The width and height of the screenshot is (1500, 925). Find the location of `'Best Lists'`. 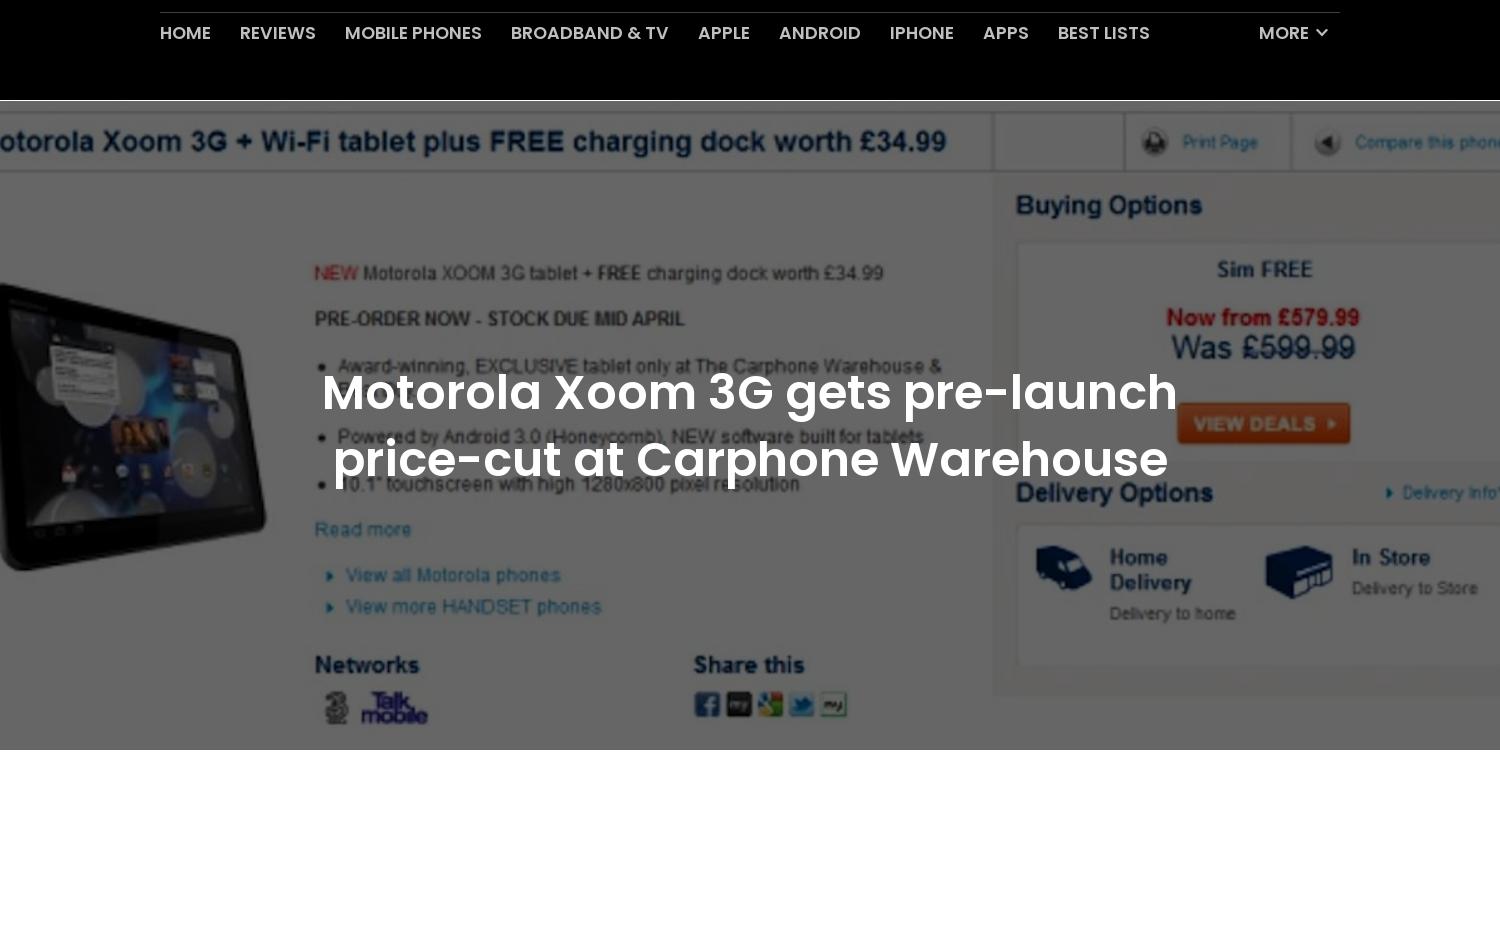

'Best Lists' is located at coordinates (1057, 79).